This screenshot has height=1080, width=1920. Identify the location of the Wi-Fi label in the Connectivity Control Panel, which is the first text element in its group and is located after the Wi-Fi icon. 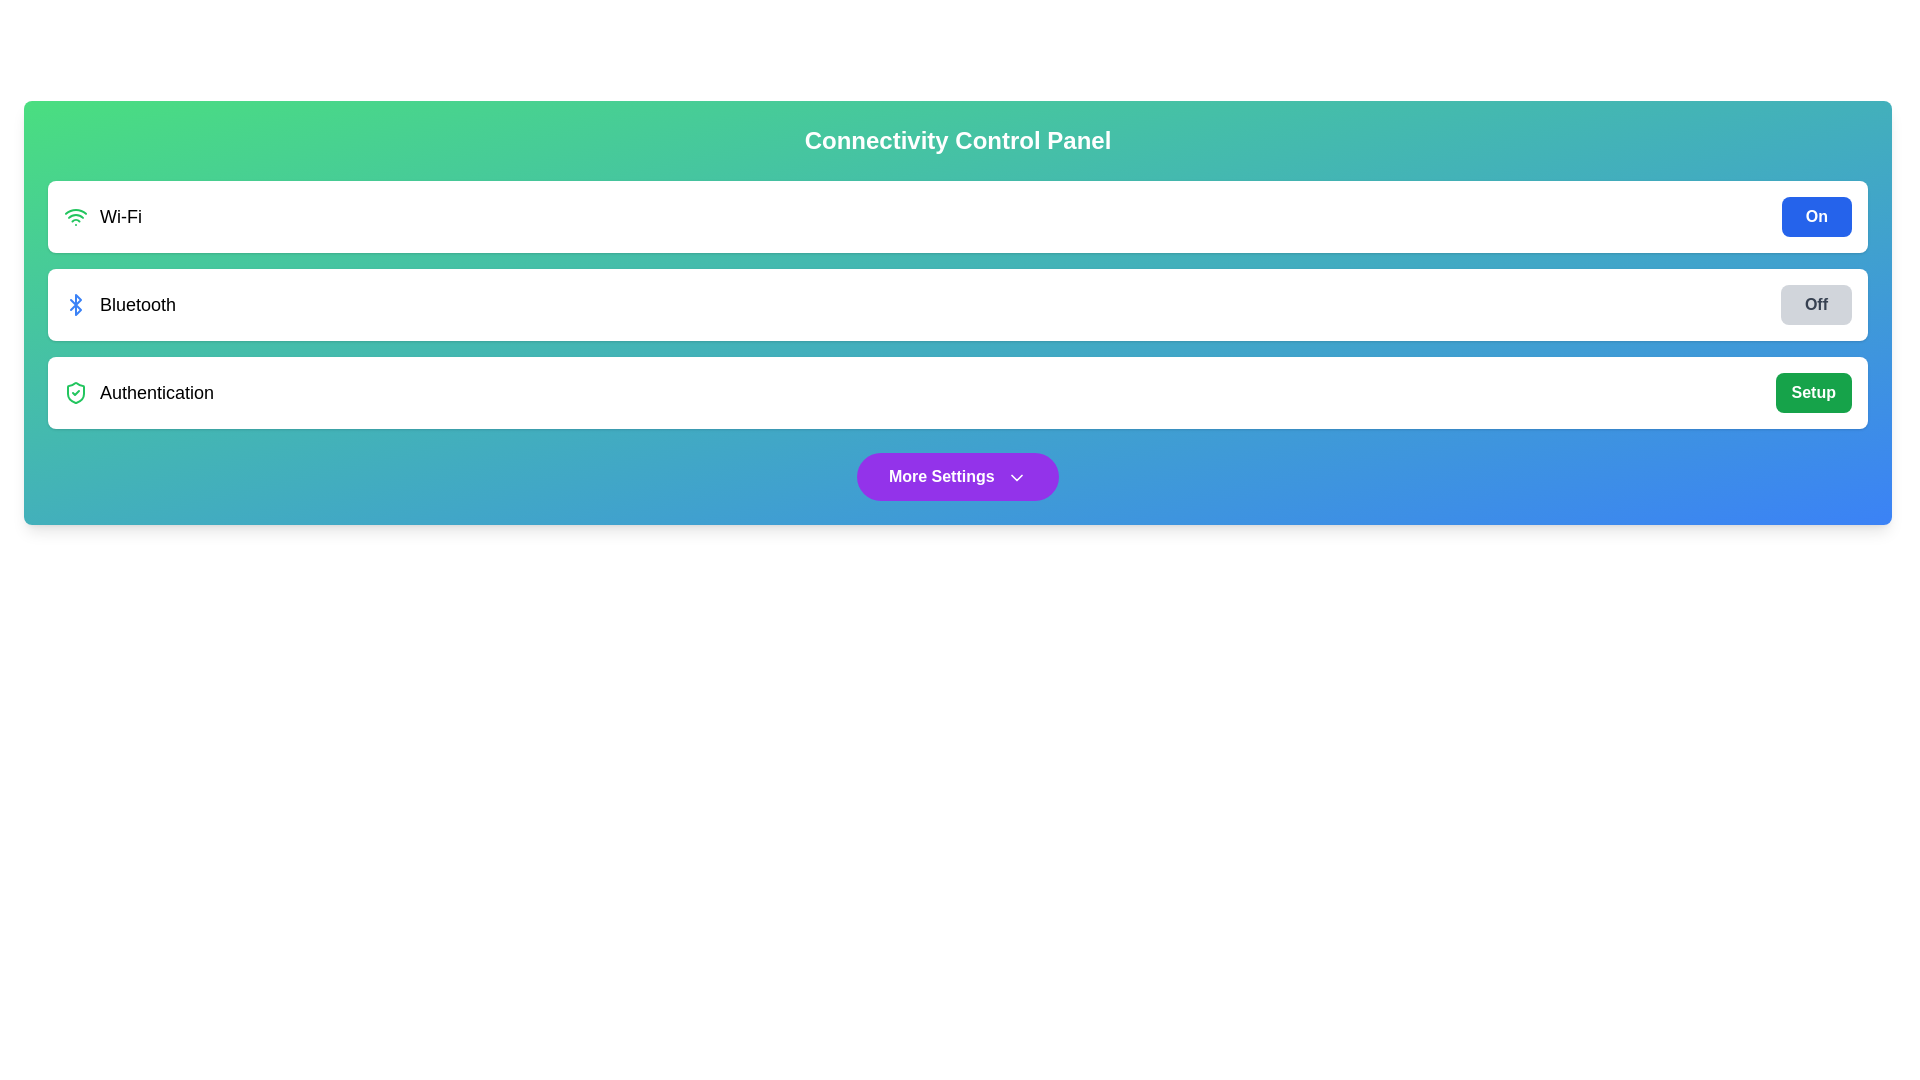
(119, 216).